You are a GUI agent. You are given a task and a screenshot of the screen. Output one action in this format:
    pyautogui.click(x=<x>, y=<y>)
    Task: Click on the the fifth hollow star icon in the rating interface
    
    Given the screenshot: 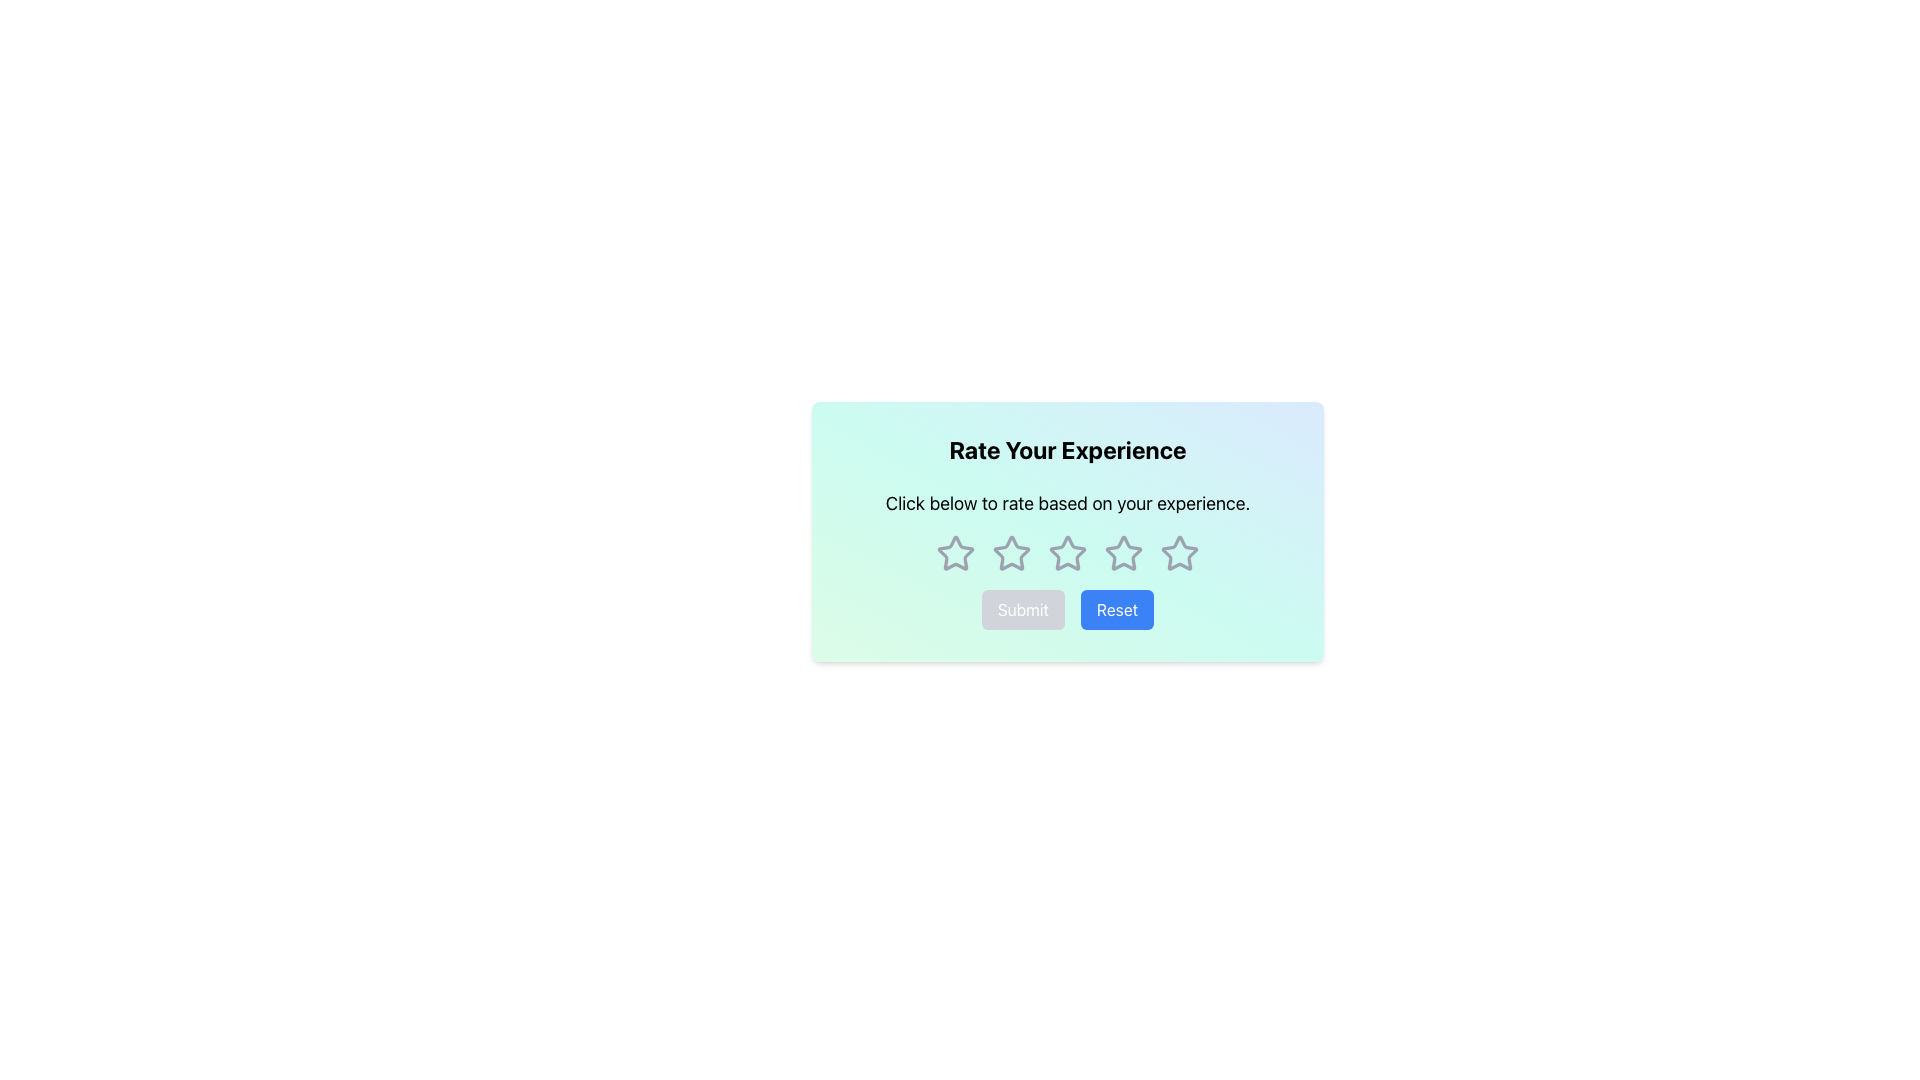 What is the action you would take?
    pyautogui.click(x=1179, y=552)
    